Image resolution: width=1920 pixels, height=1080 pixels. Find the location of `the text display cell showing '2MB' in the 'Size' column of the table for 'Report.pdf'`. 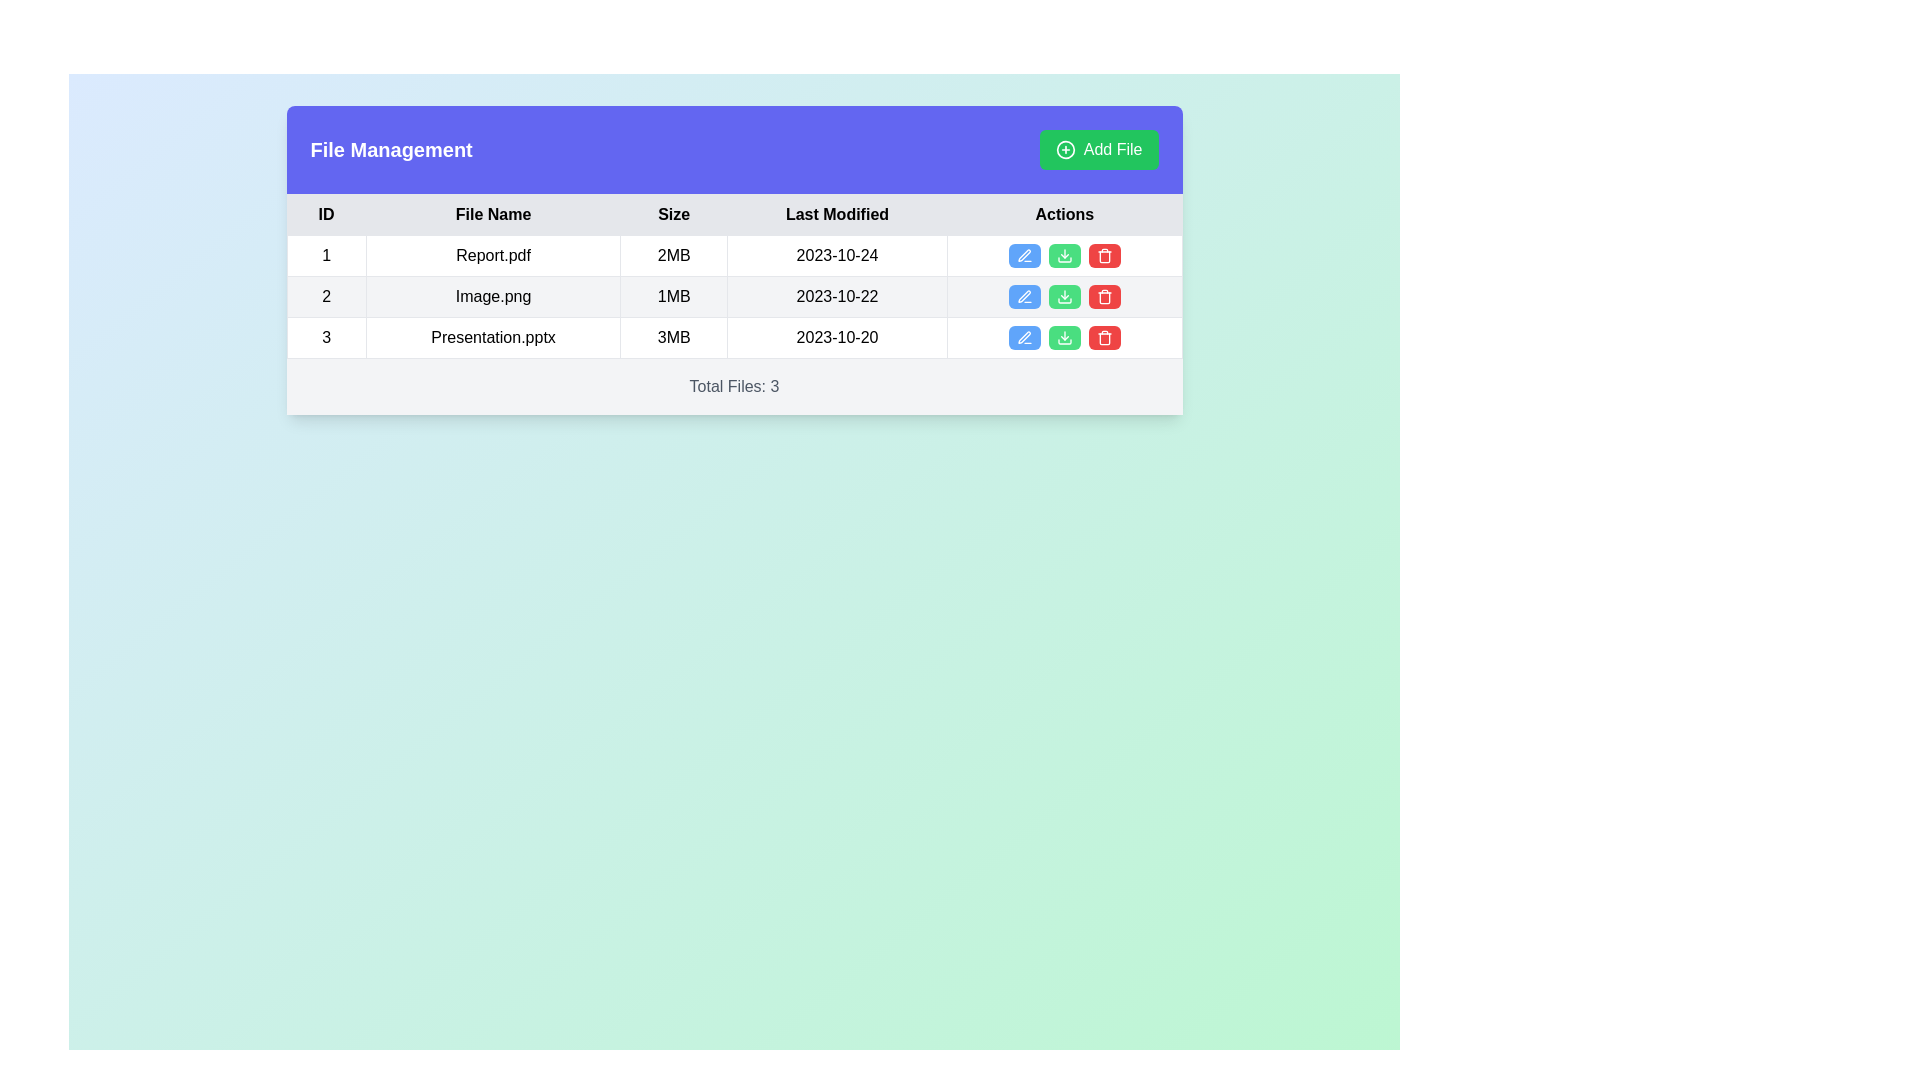

the text display cell showing '2MB' in the 'Size' column of the table for 'Report.pdf' is located at coordinates (674, 254).